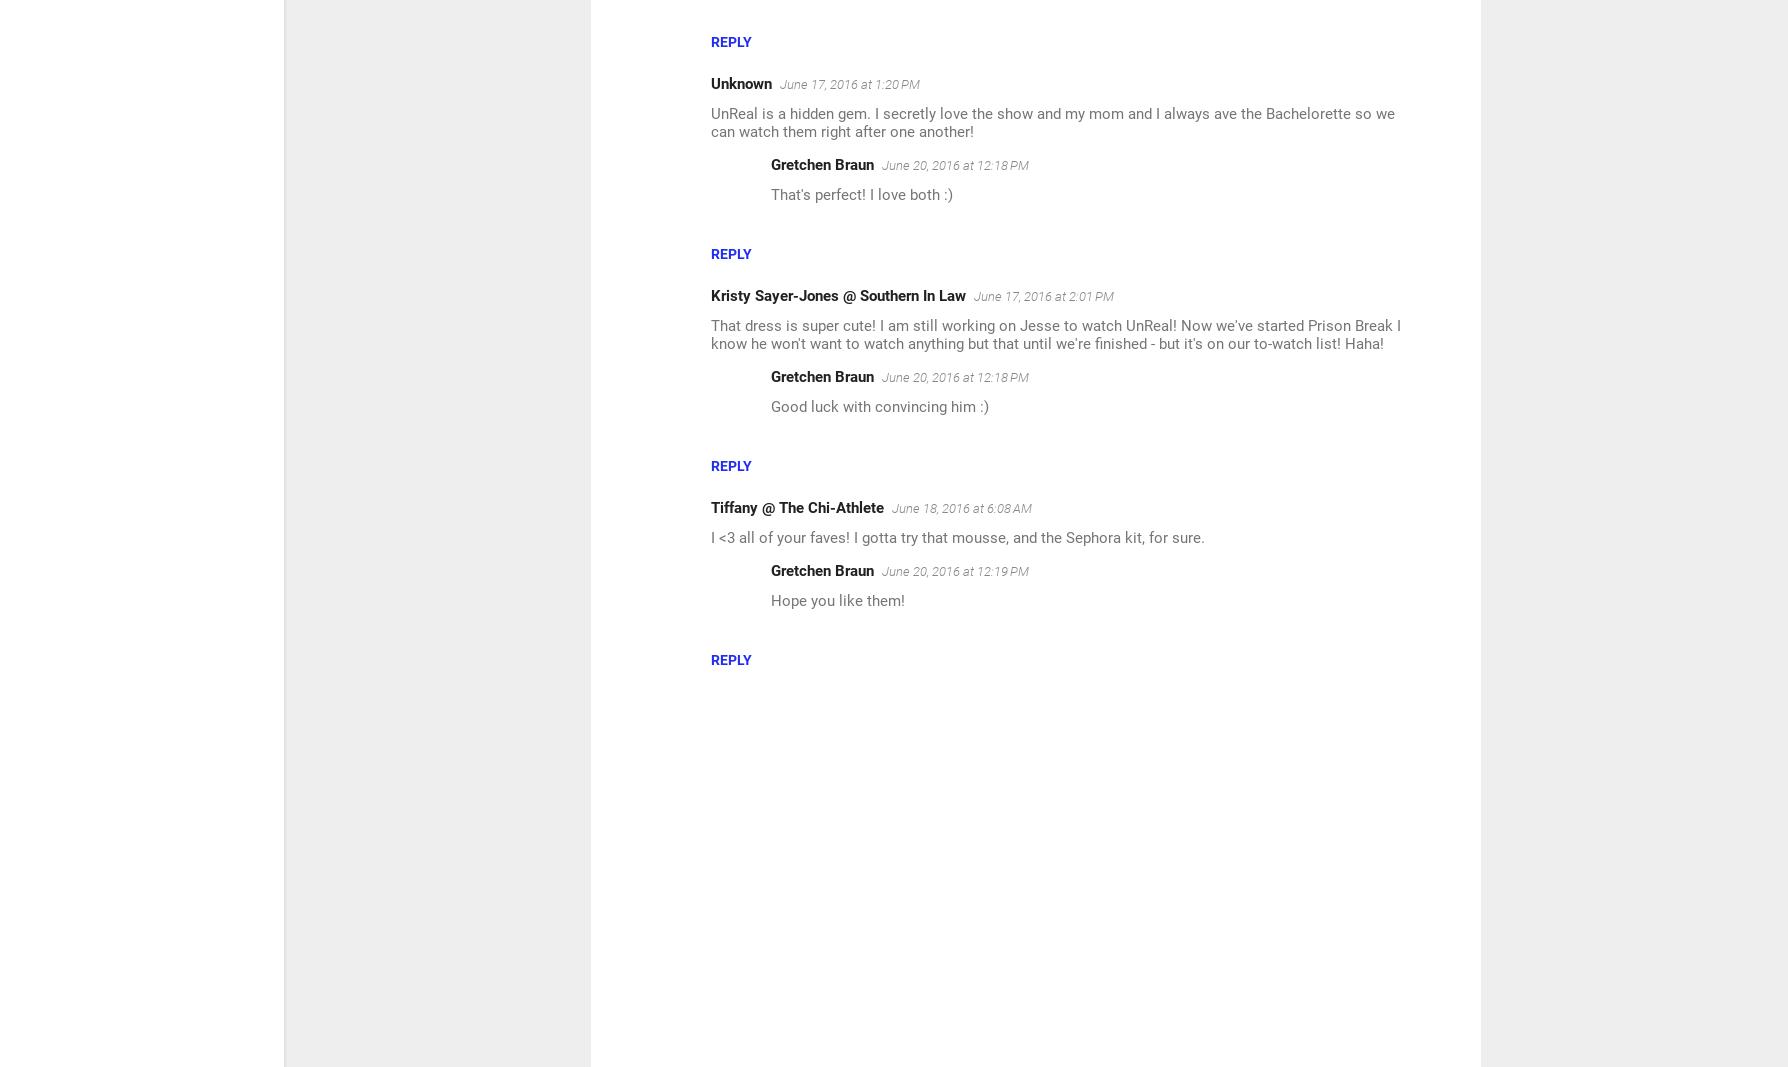 This screenshot has width=1788, height=1067. I want to click on 'June 18, 2016 at 6:08 AM', so click(961, 507).